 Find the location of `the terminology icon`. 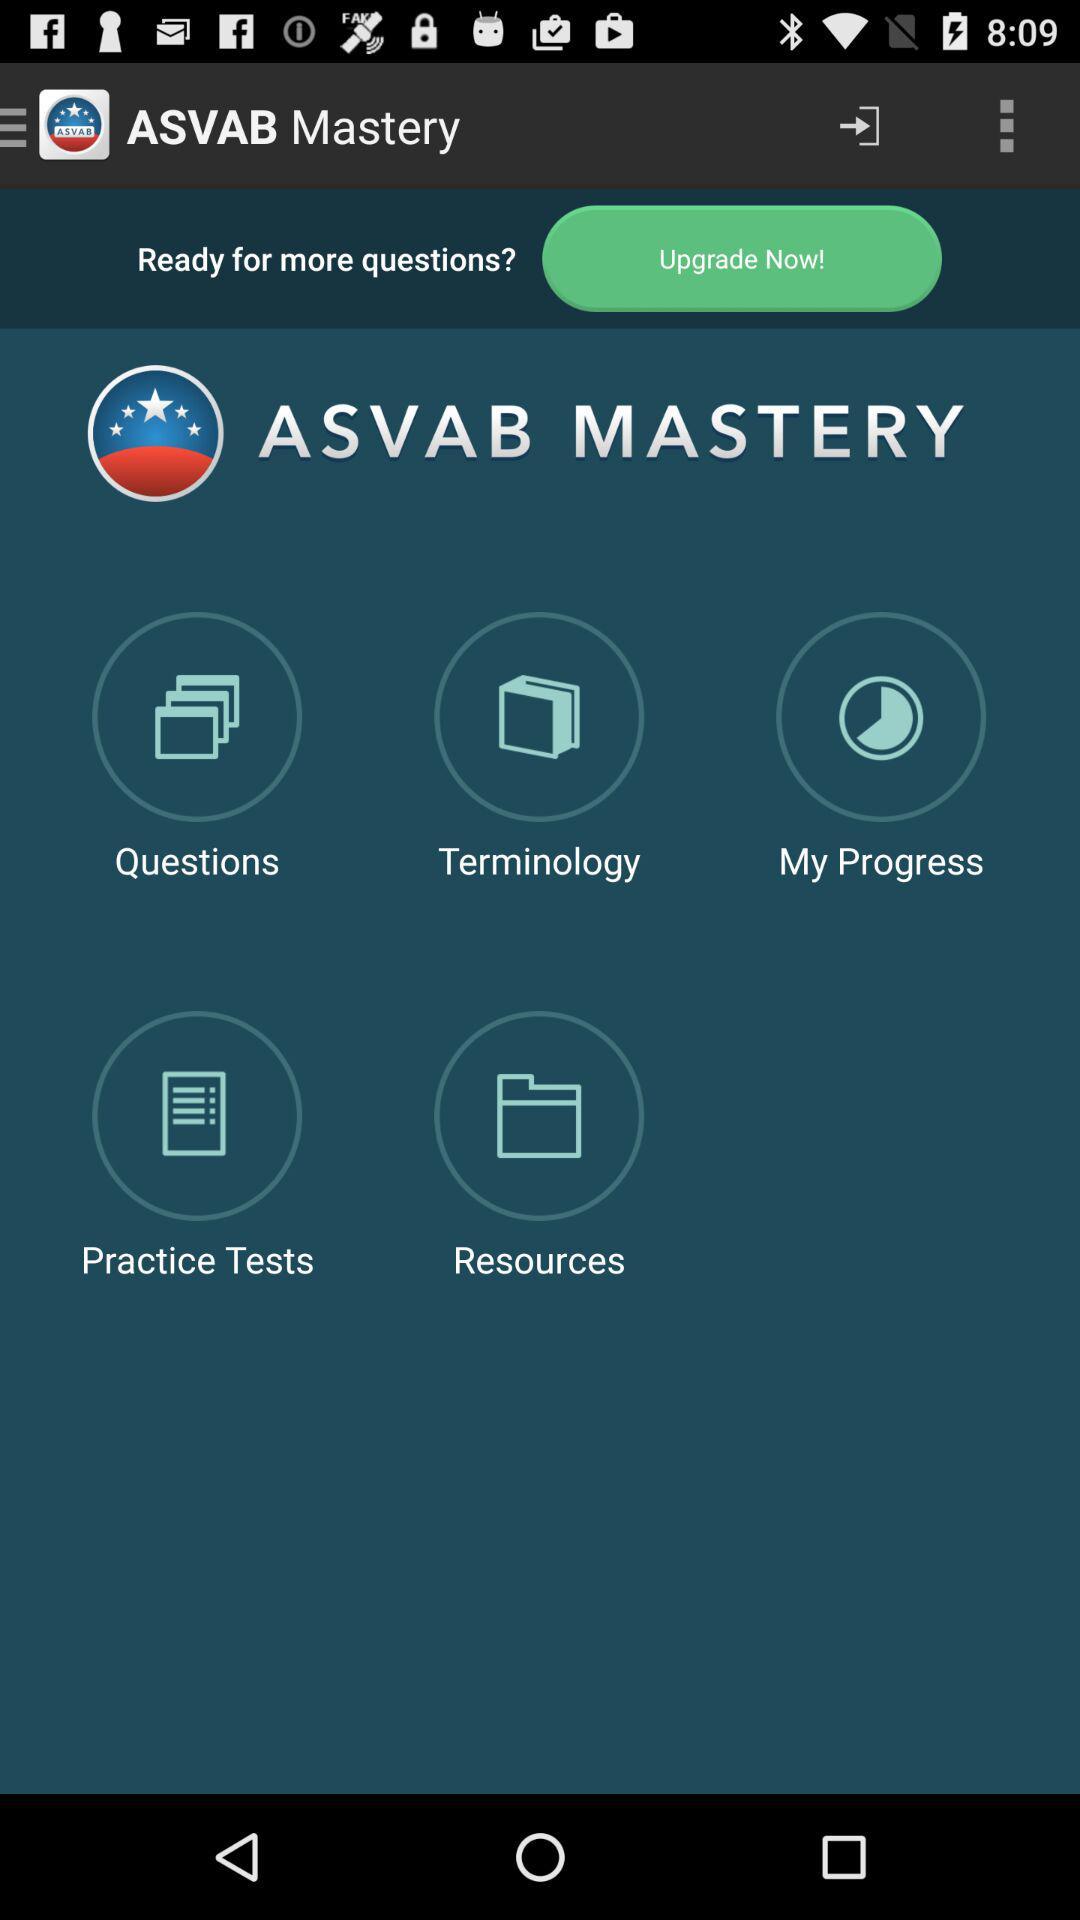

the terminology icon is located at coordinates (538, 704).